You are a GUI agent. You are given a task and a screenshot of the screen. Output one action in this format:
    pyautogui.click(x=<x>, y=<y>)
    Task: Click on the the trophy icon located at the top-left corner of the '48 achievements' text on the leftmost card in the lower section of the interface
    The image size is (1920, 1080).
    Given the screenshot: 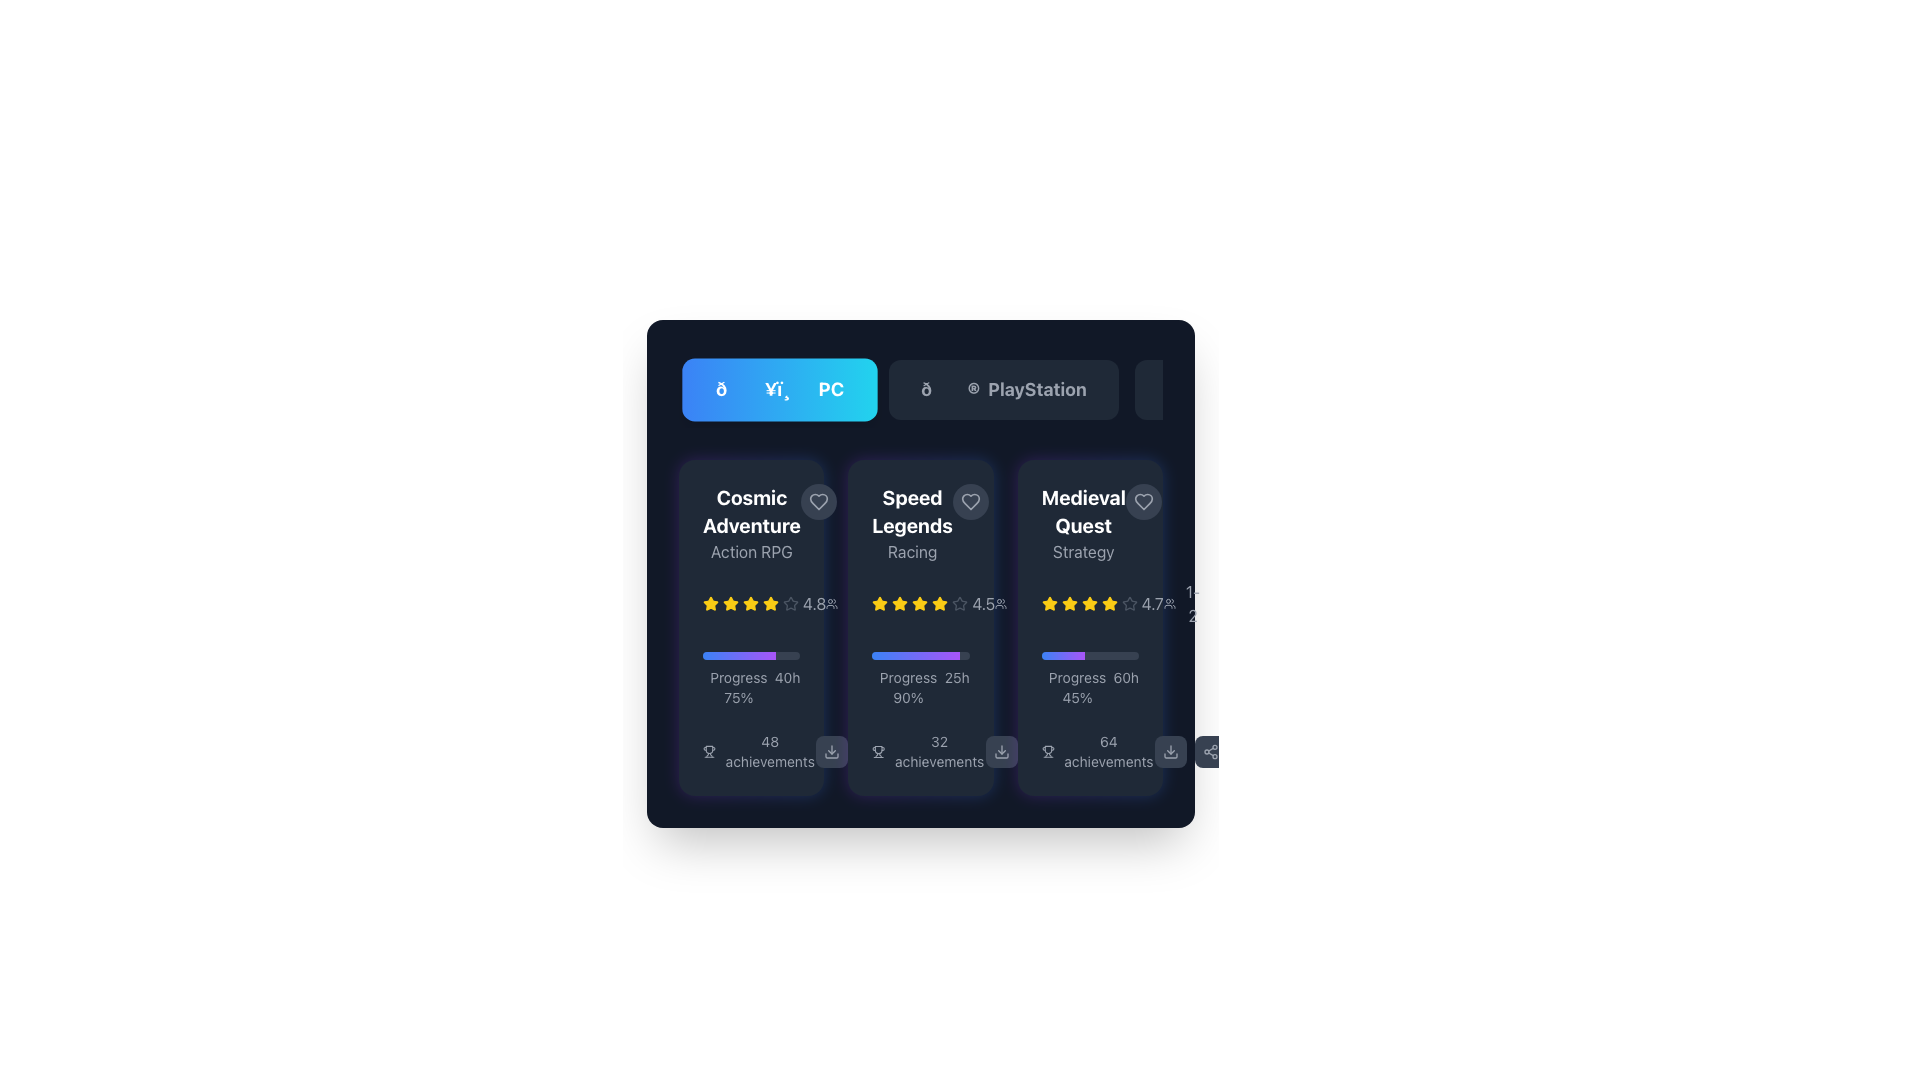 What is the action you would take?
    pyautogui.click(x=709, y=752)
    